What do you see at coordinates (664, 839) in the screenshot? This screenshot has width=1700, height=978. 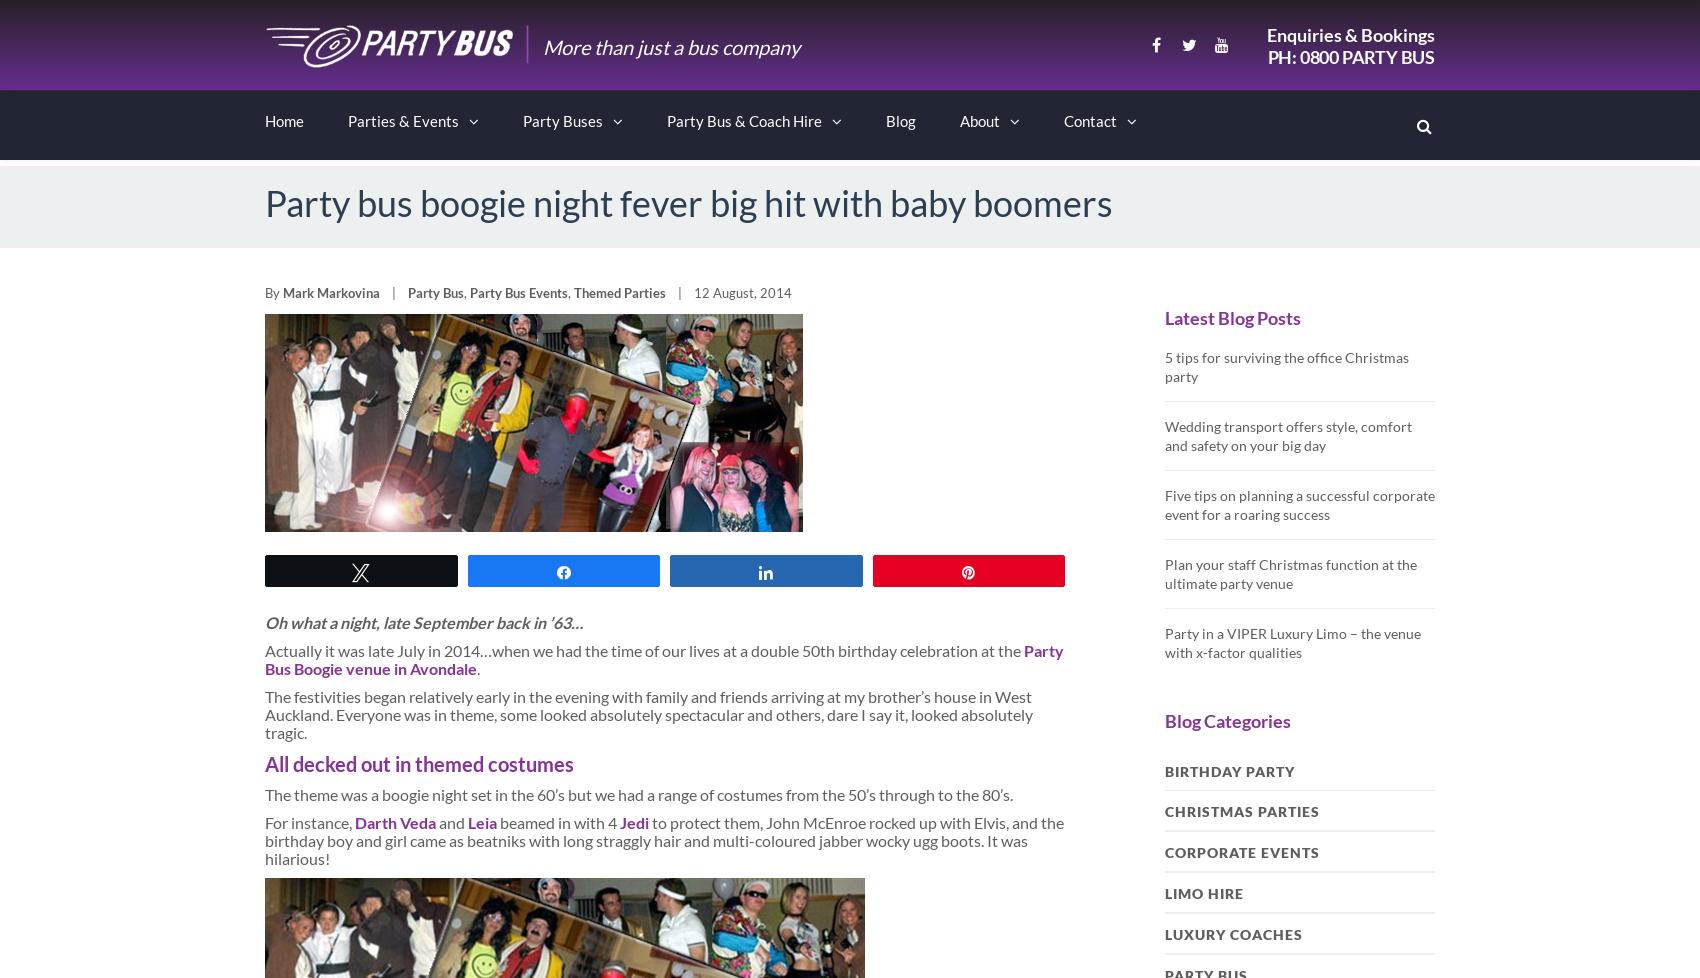 I see `'to protect them, John McEnroe rocked up with Elvis, and the birthday boy and girl came as beatniks with long straggly hair and multi-coloured jabber wocky ugg boots. It was hilarious!'` at bounding box center [664, 839].